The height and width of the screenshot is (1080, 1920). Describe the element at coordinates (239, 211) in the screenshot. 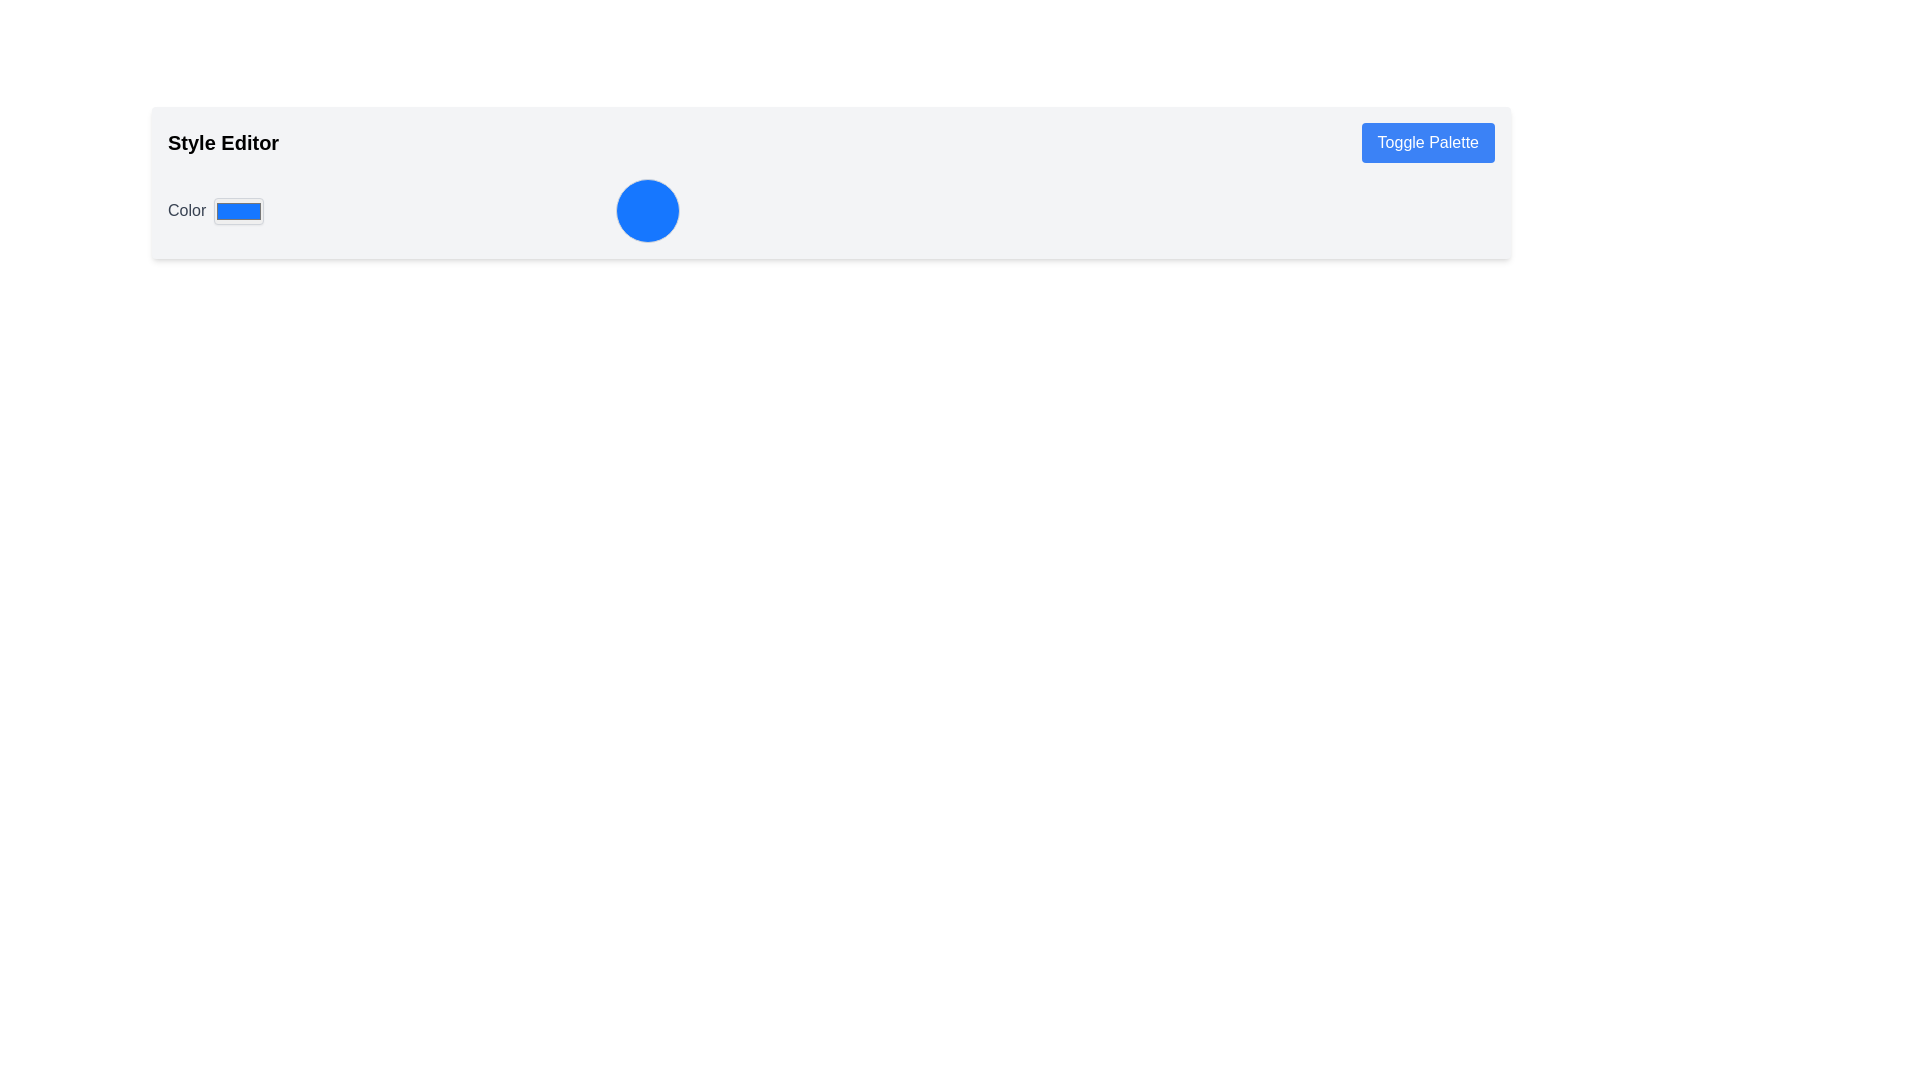

I see `the Color Picker Input element located next to the 'Color' label on the left side of the interface` at that location.